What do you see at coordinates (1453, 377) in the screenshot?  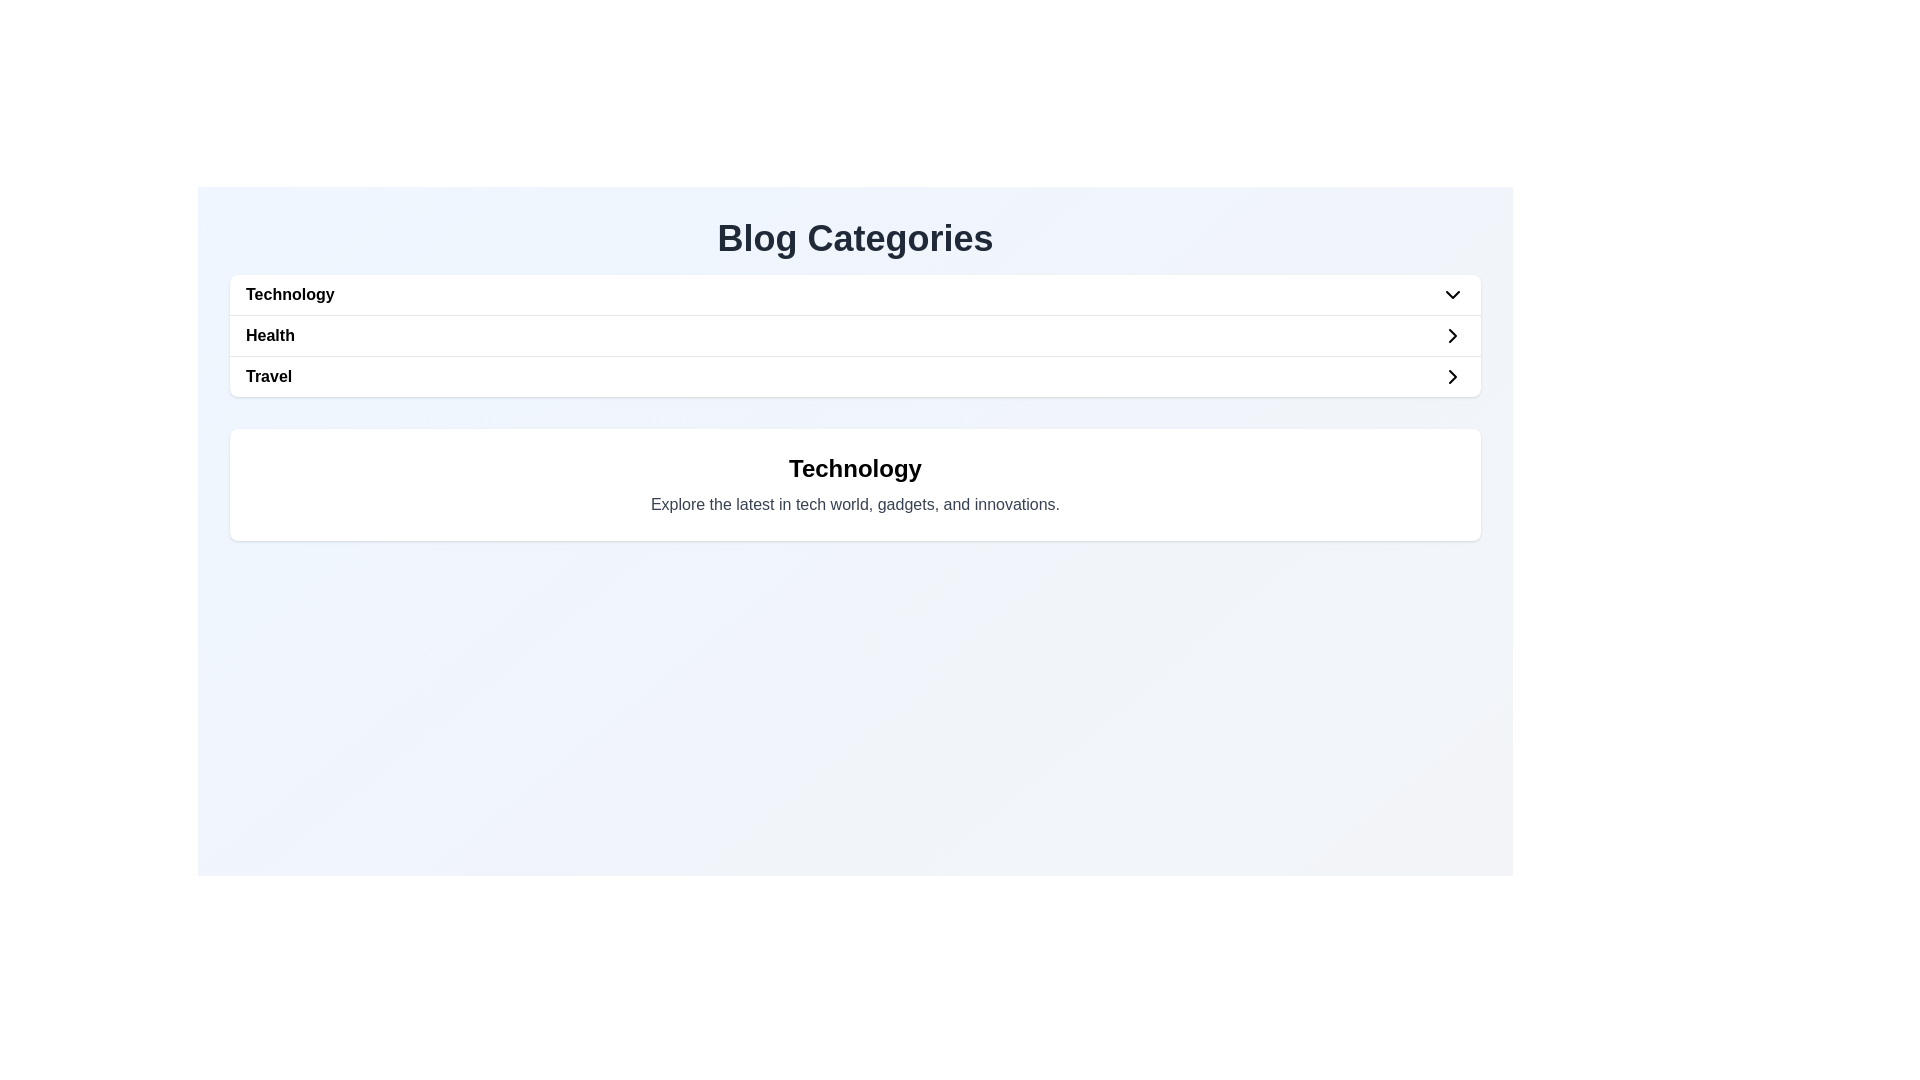 I see `the rightward-pointing chevron icon located at the far right of the 'Travel' section` at bounding box center [1453, 377].